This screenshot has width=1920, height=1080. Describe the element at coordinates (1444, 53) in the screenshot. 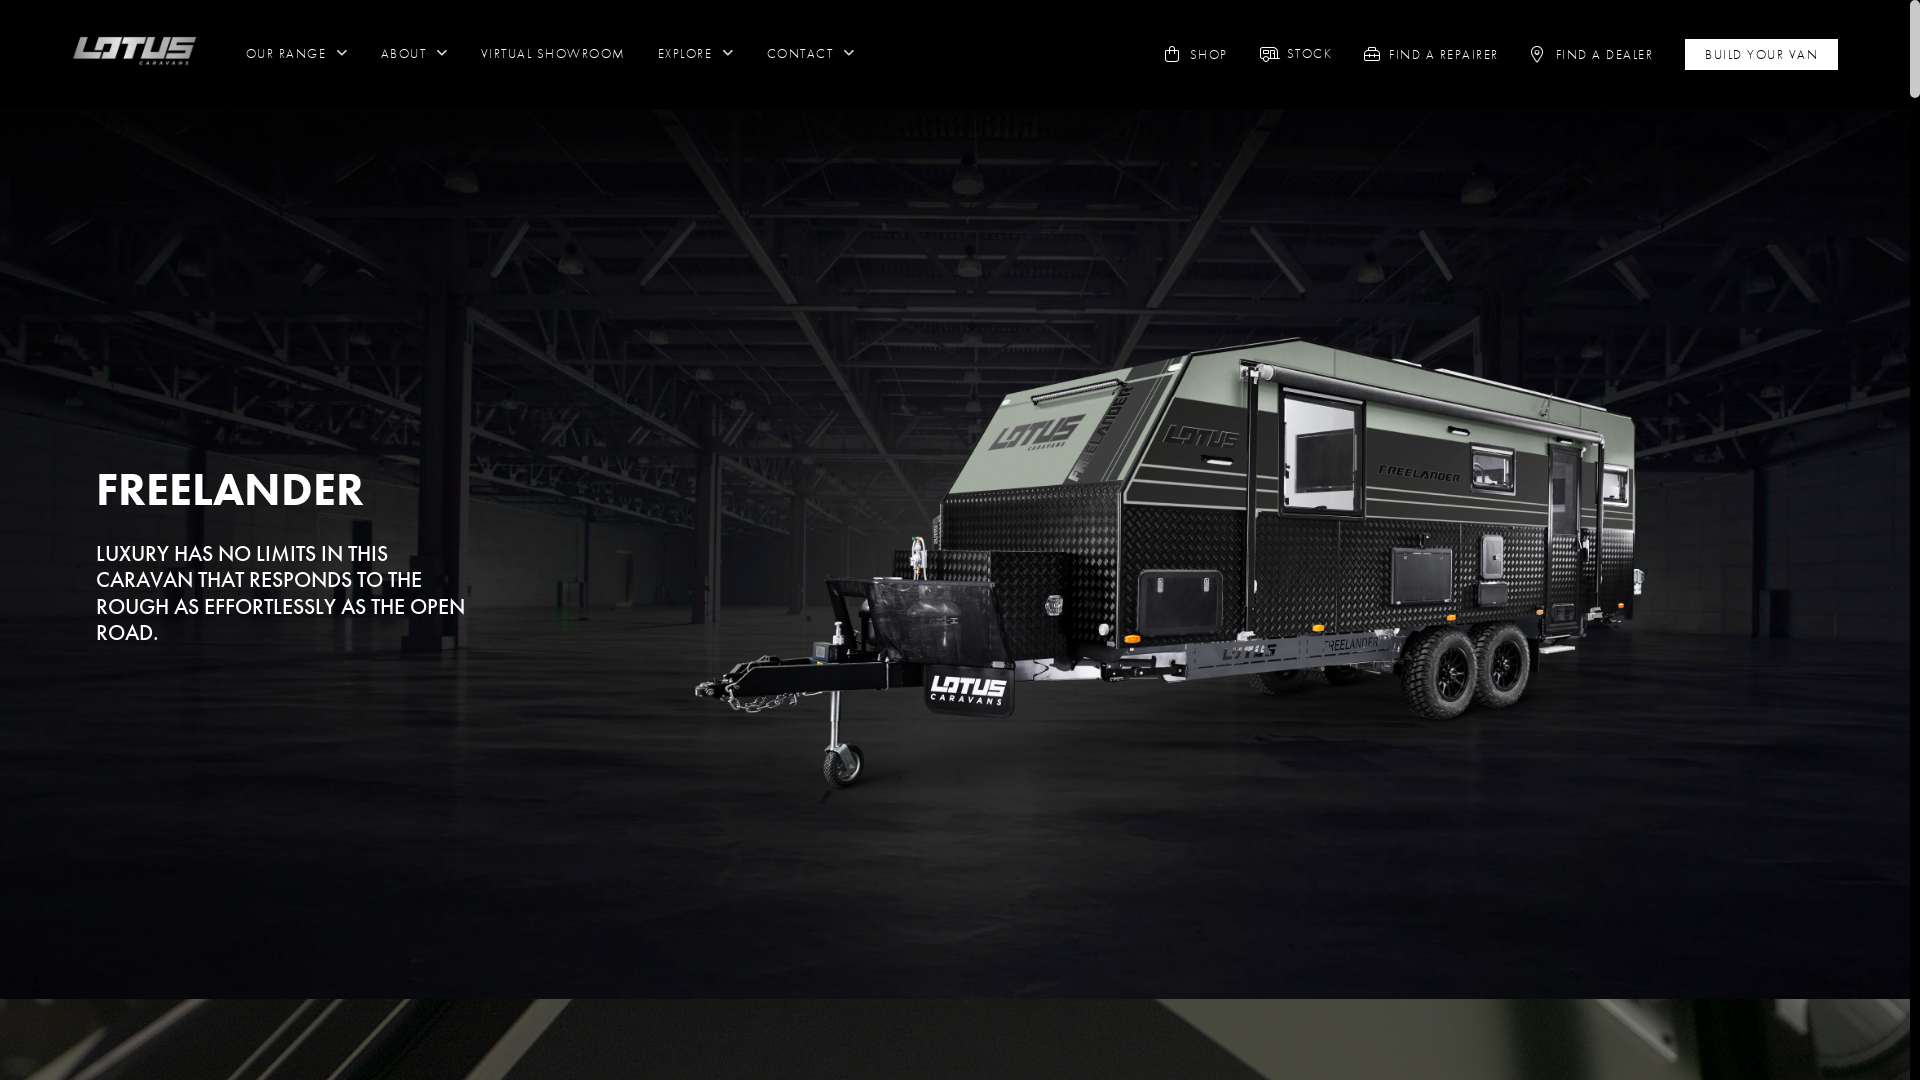

I see `'FIND A REPAIRER'` at that location.